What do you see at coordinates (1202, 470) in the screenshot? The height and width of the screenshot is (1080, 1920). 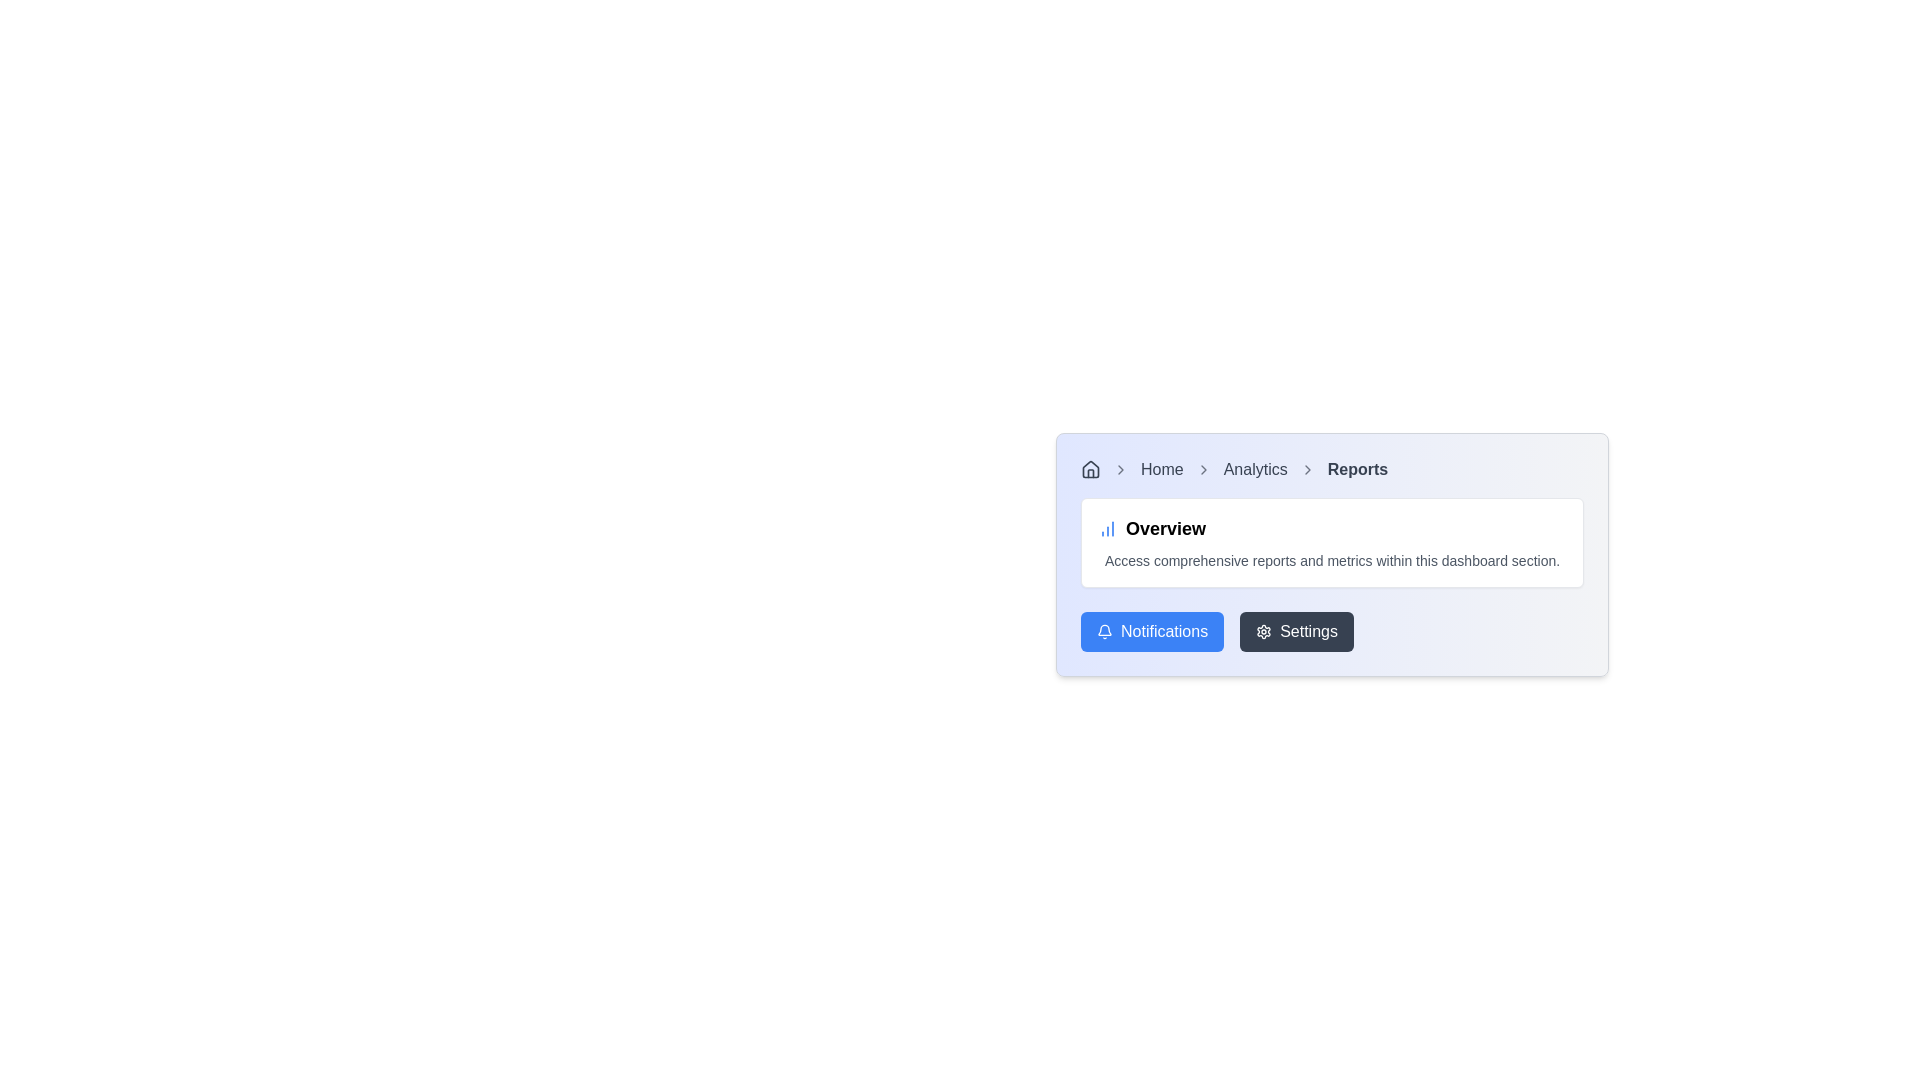 I see `the right-facing chevron icon in the breadcrumb navigation bar, located between the 'Home' and 'Analytics' labels` at bounding box center [1202, 470].